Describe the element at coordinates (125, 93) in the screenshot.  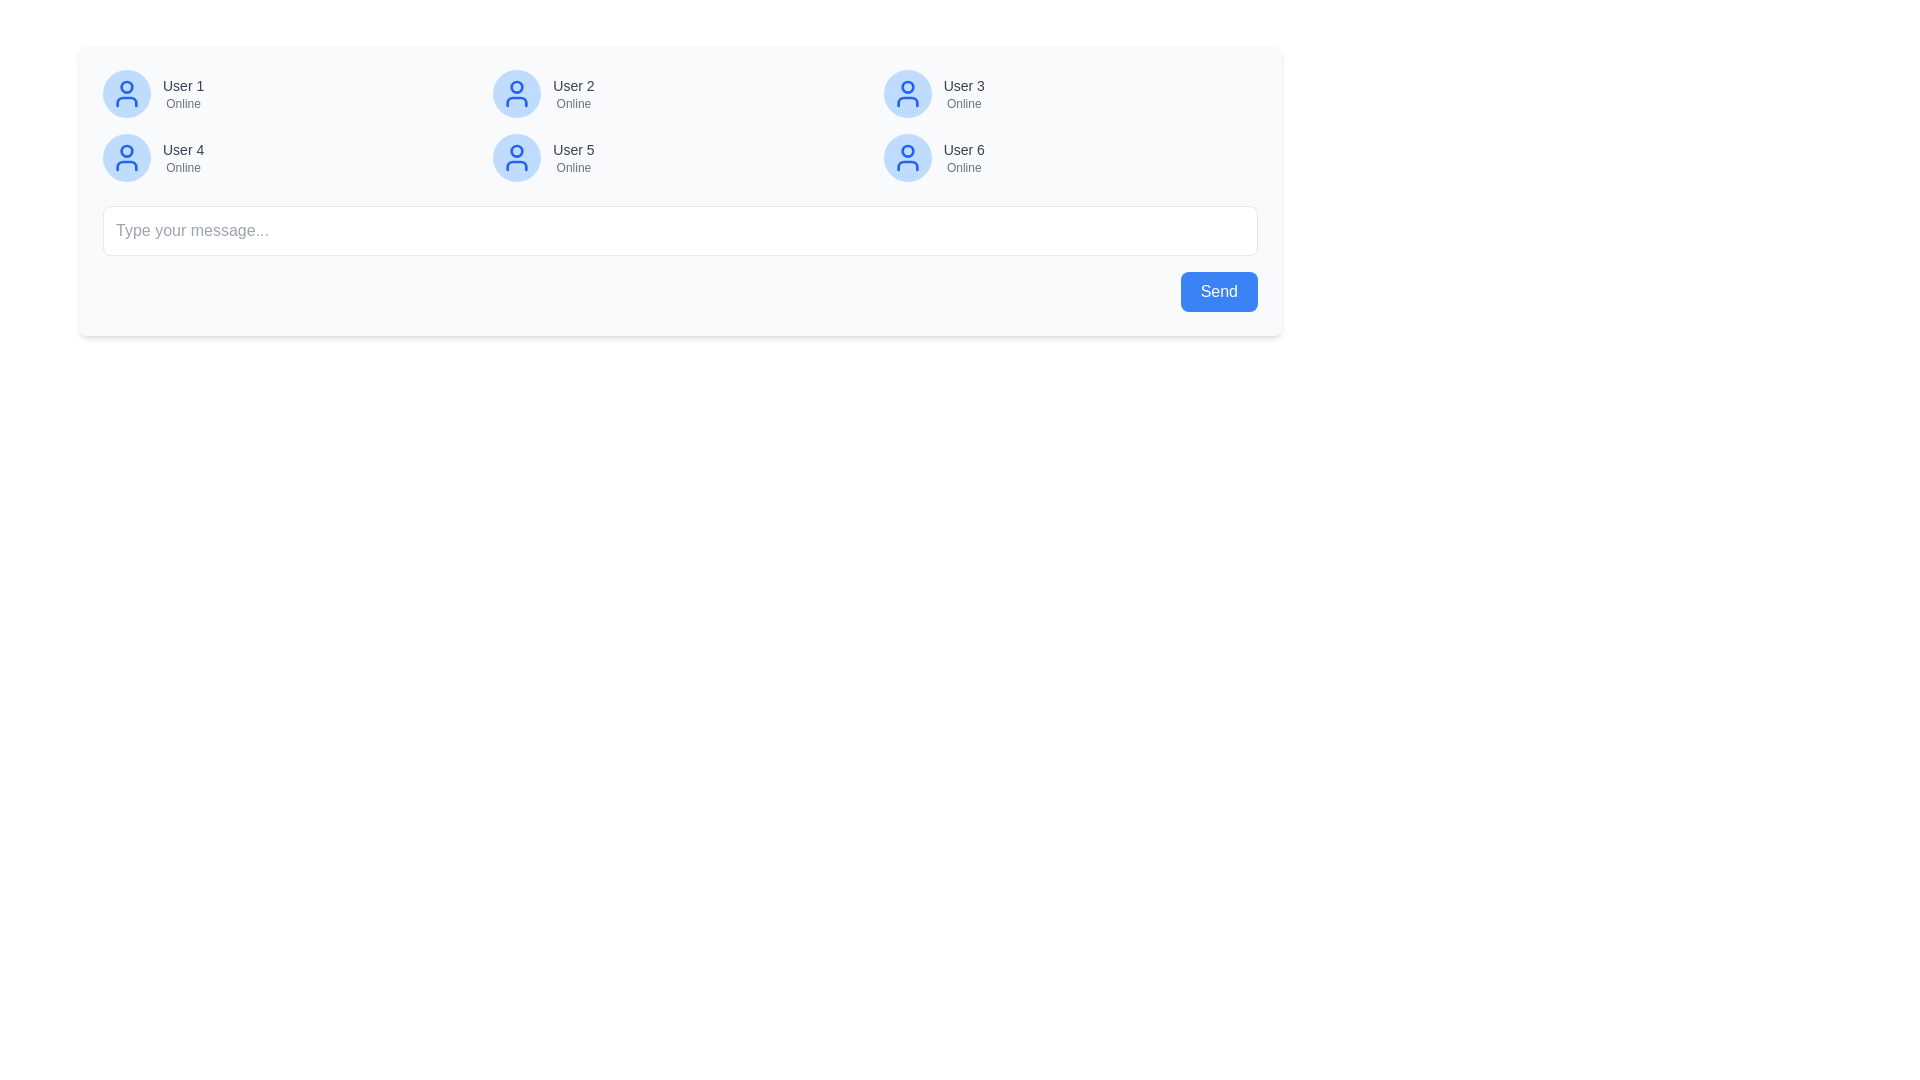
I see `the user profile icon located in the top-left corner of the user list section by moving the cursor to it` at that location.